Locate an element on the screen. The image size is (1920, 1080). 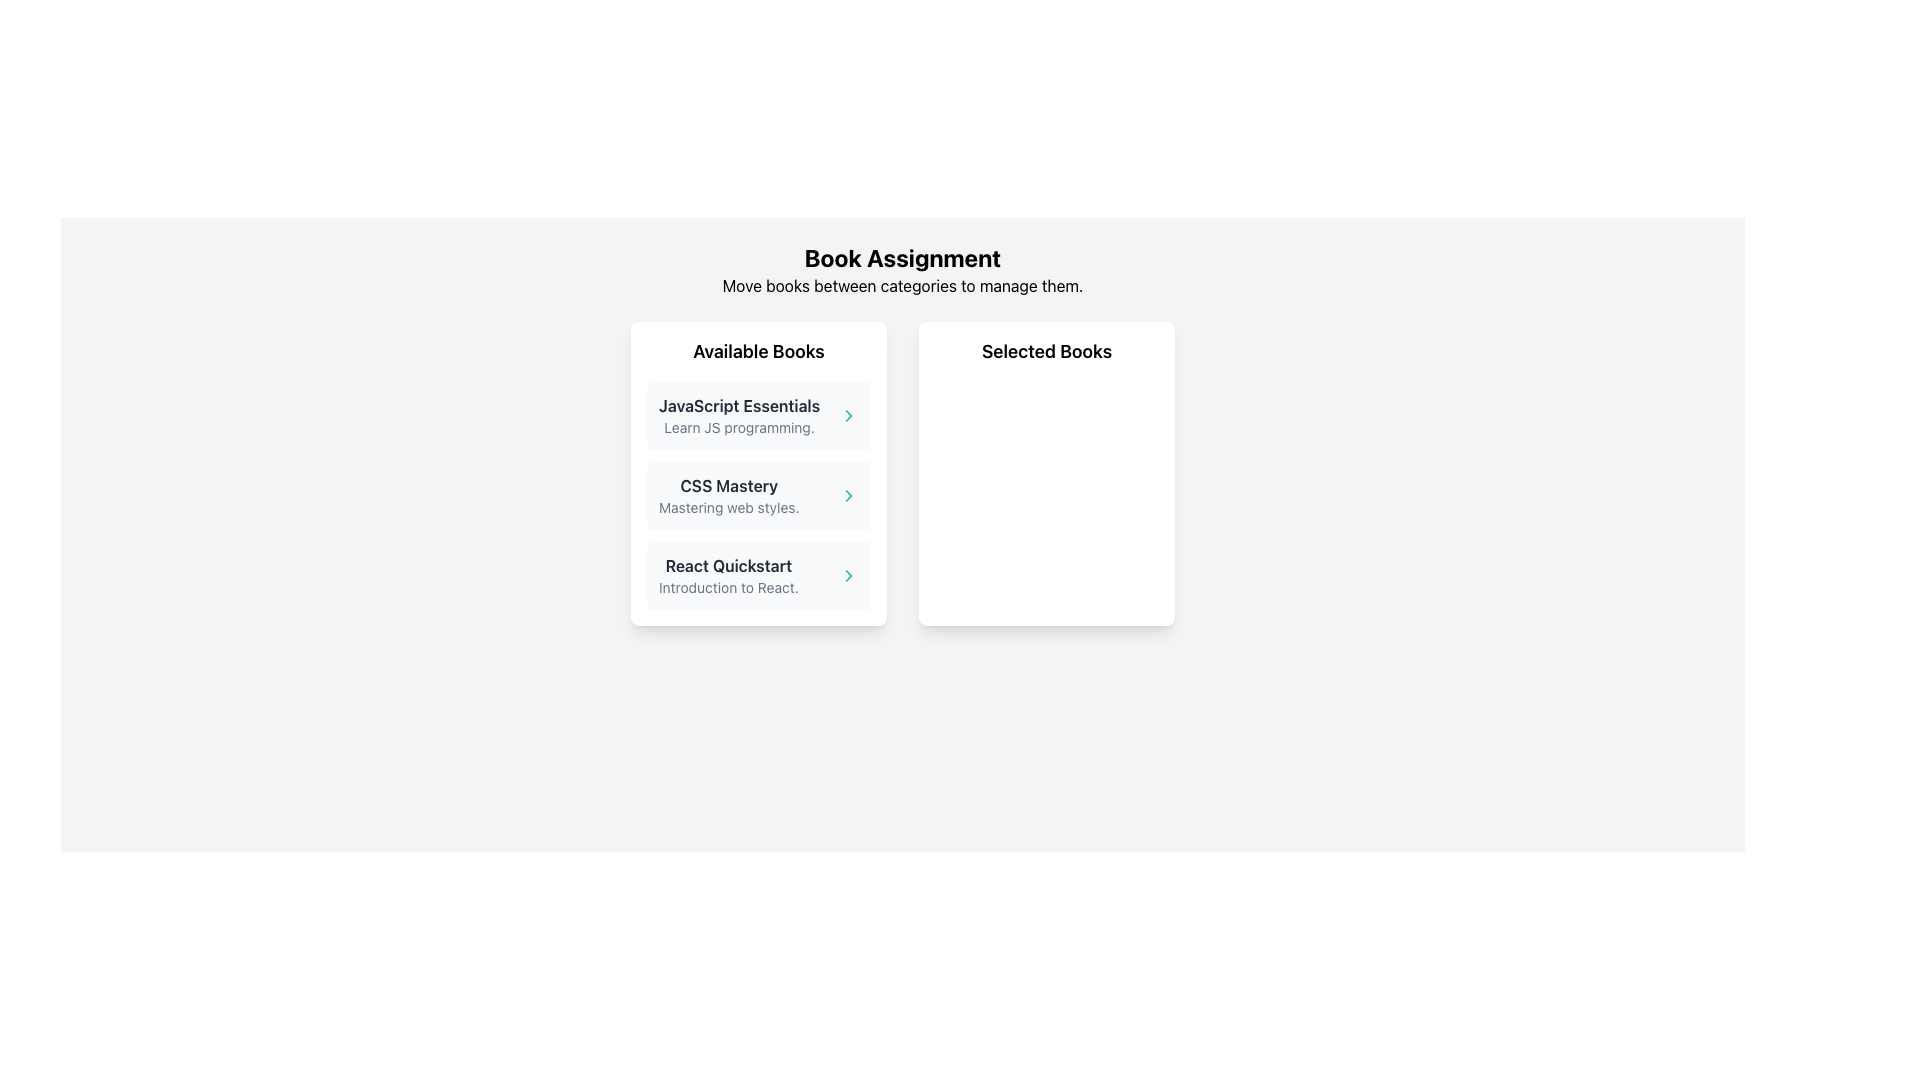
the subtitle displaying 'Mastering web styles.' which is styled in gray and positioned below the heading 'CSS Mastery' is located at coordinates (728, 507).